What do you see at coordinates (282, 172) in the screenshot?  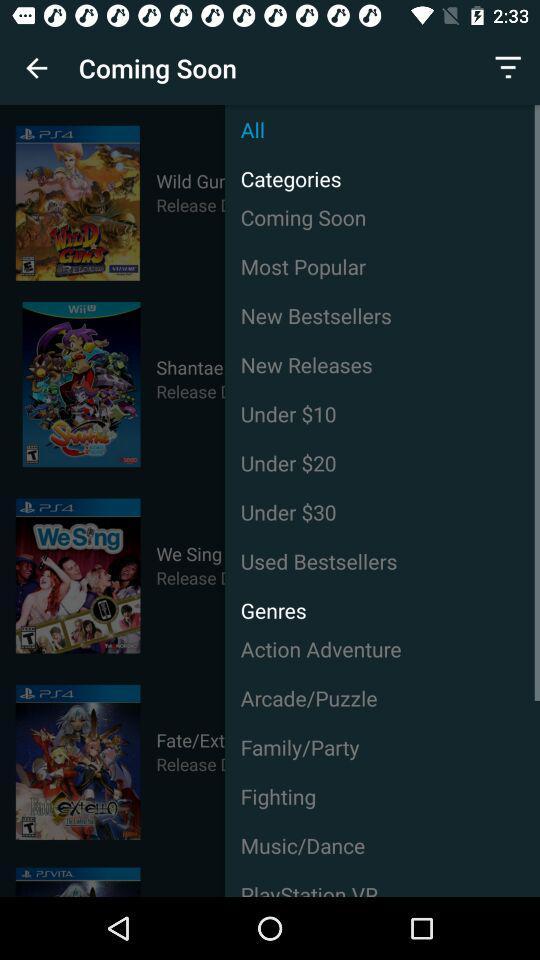 I see `icon below the all item` at bounding box center [282, 172].